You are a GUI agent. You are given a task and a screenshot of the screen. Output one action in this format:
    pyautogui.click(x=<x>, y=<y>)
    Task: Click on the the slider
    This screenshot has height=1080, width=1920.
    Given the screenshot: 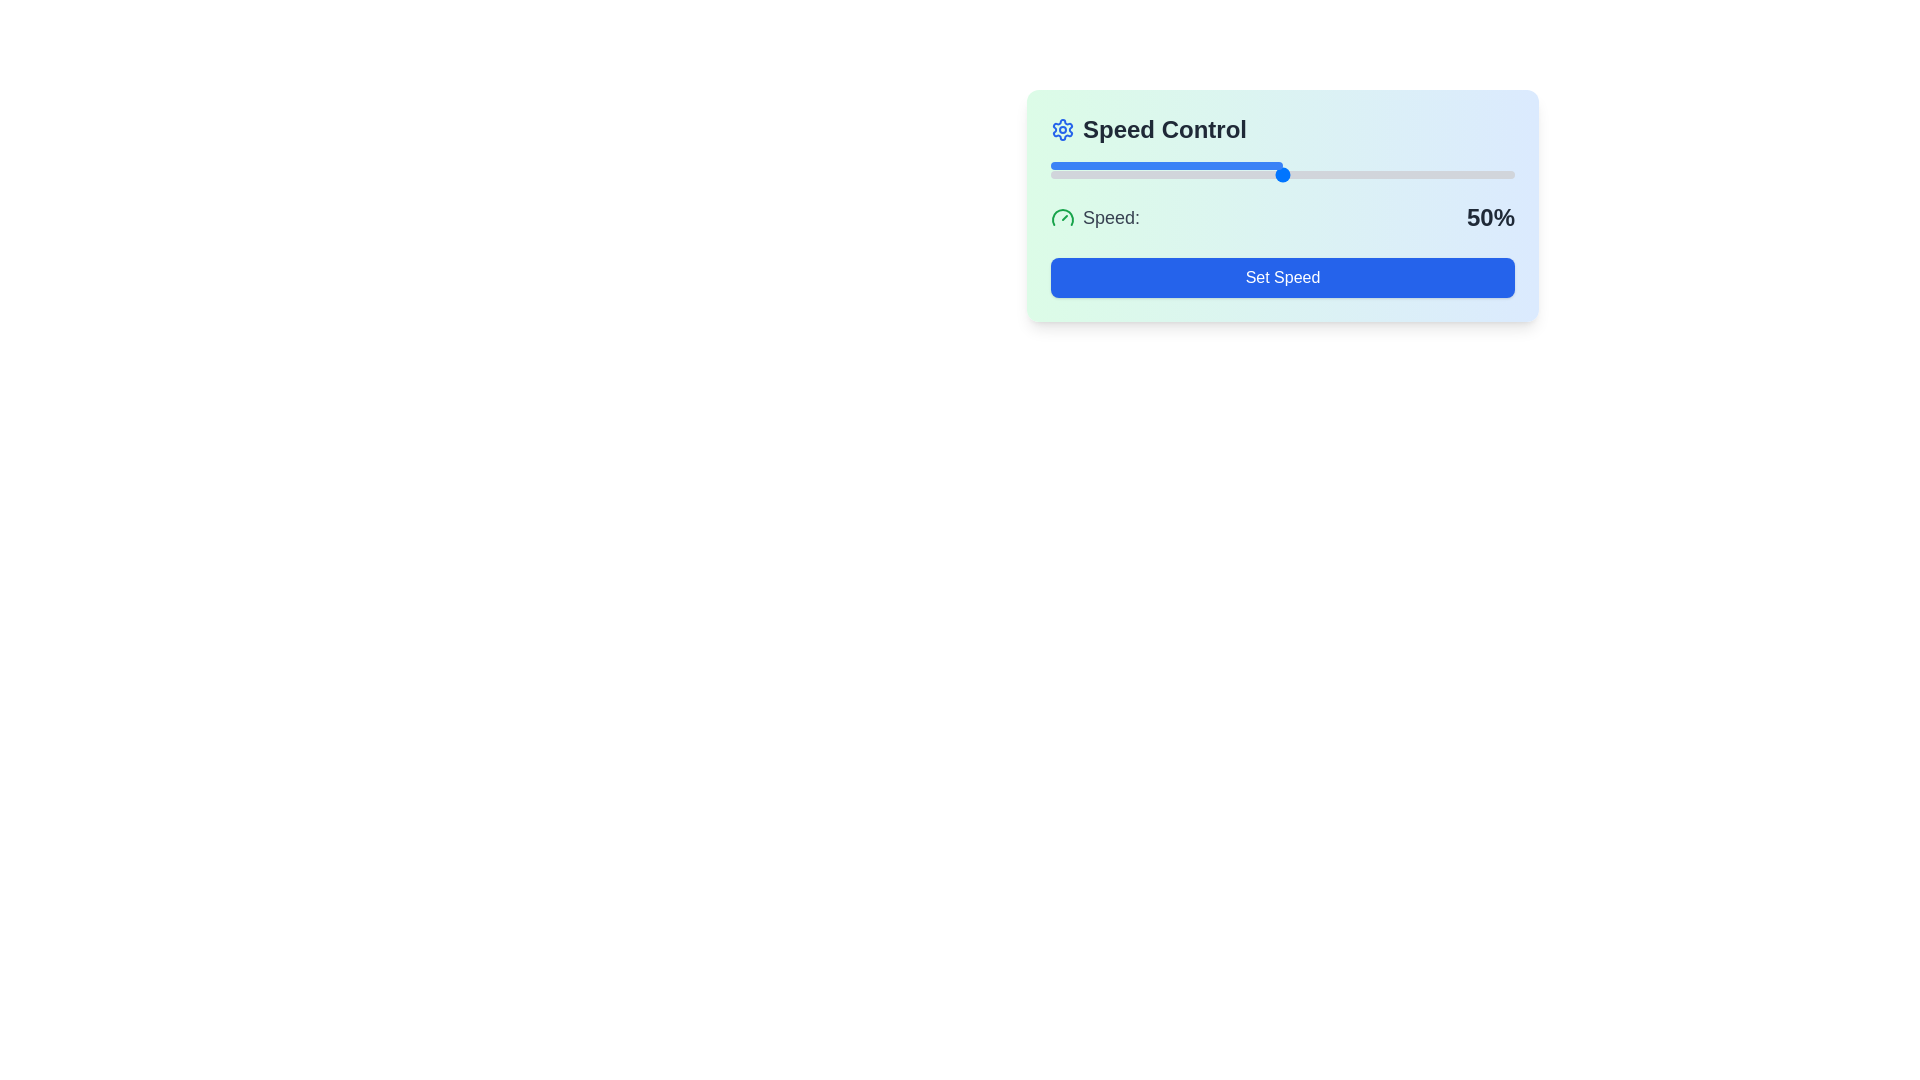 What is the action you would take?
    pyautogui.click(x=1110, y=173)
    